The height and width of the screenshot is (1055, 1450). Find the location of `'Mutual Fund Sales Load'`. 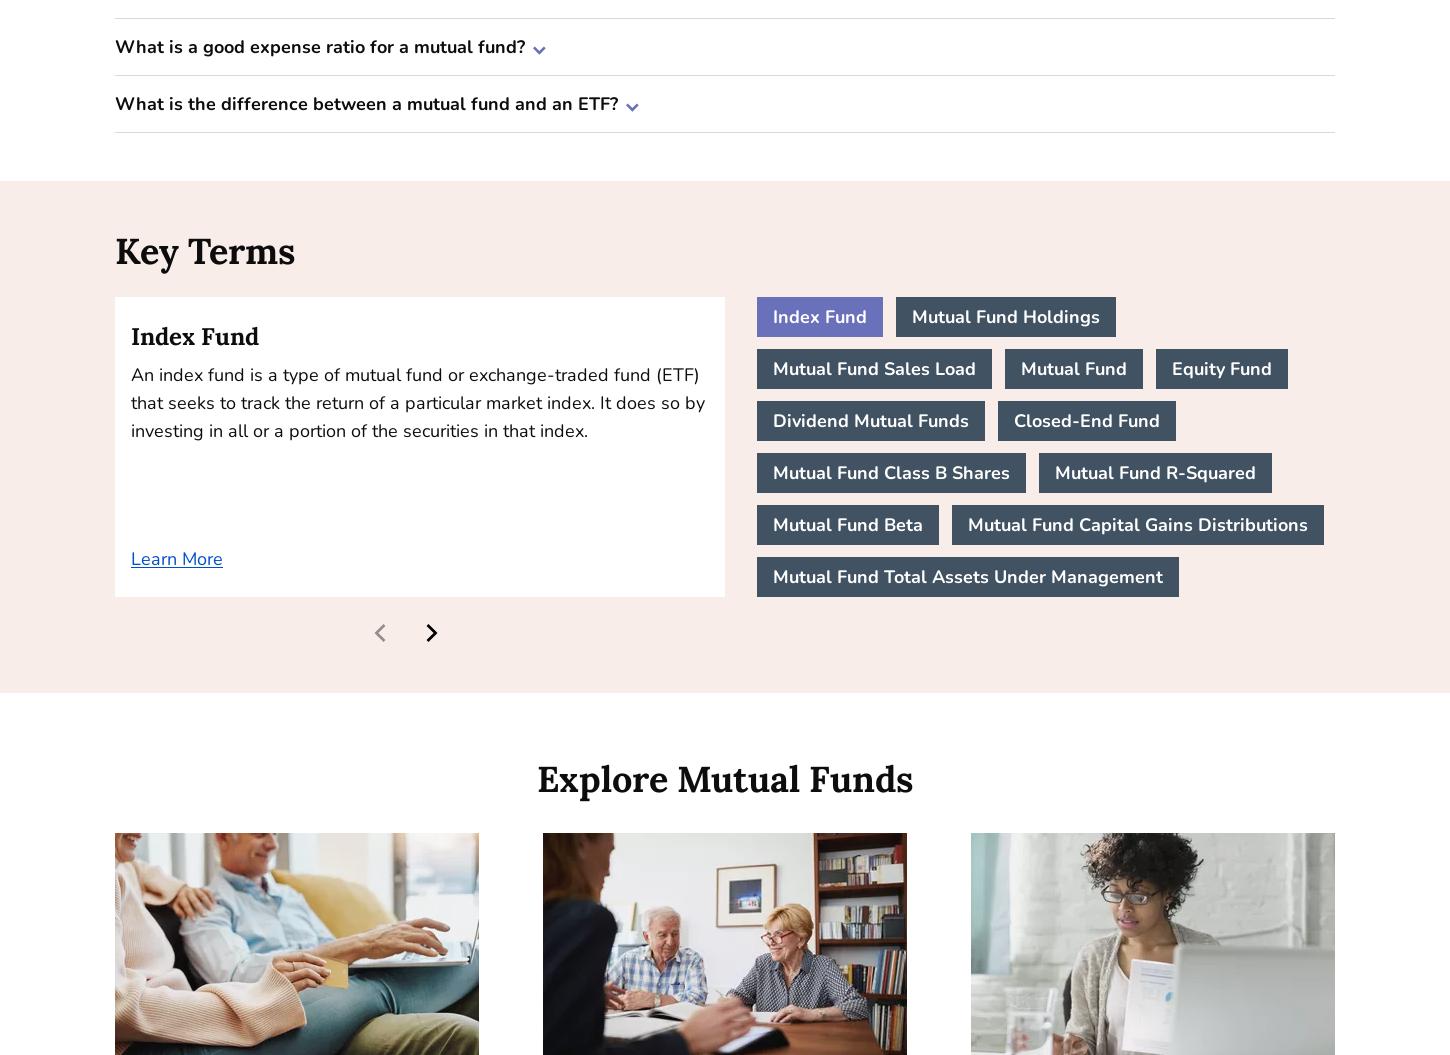

'Mutual Fund Sales Load' is located at coordinates (873, 369).